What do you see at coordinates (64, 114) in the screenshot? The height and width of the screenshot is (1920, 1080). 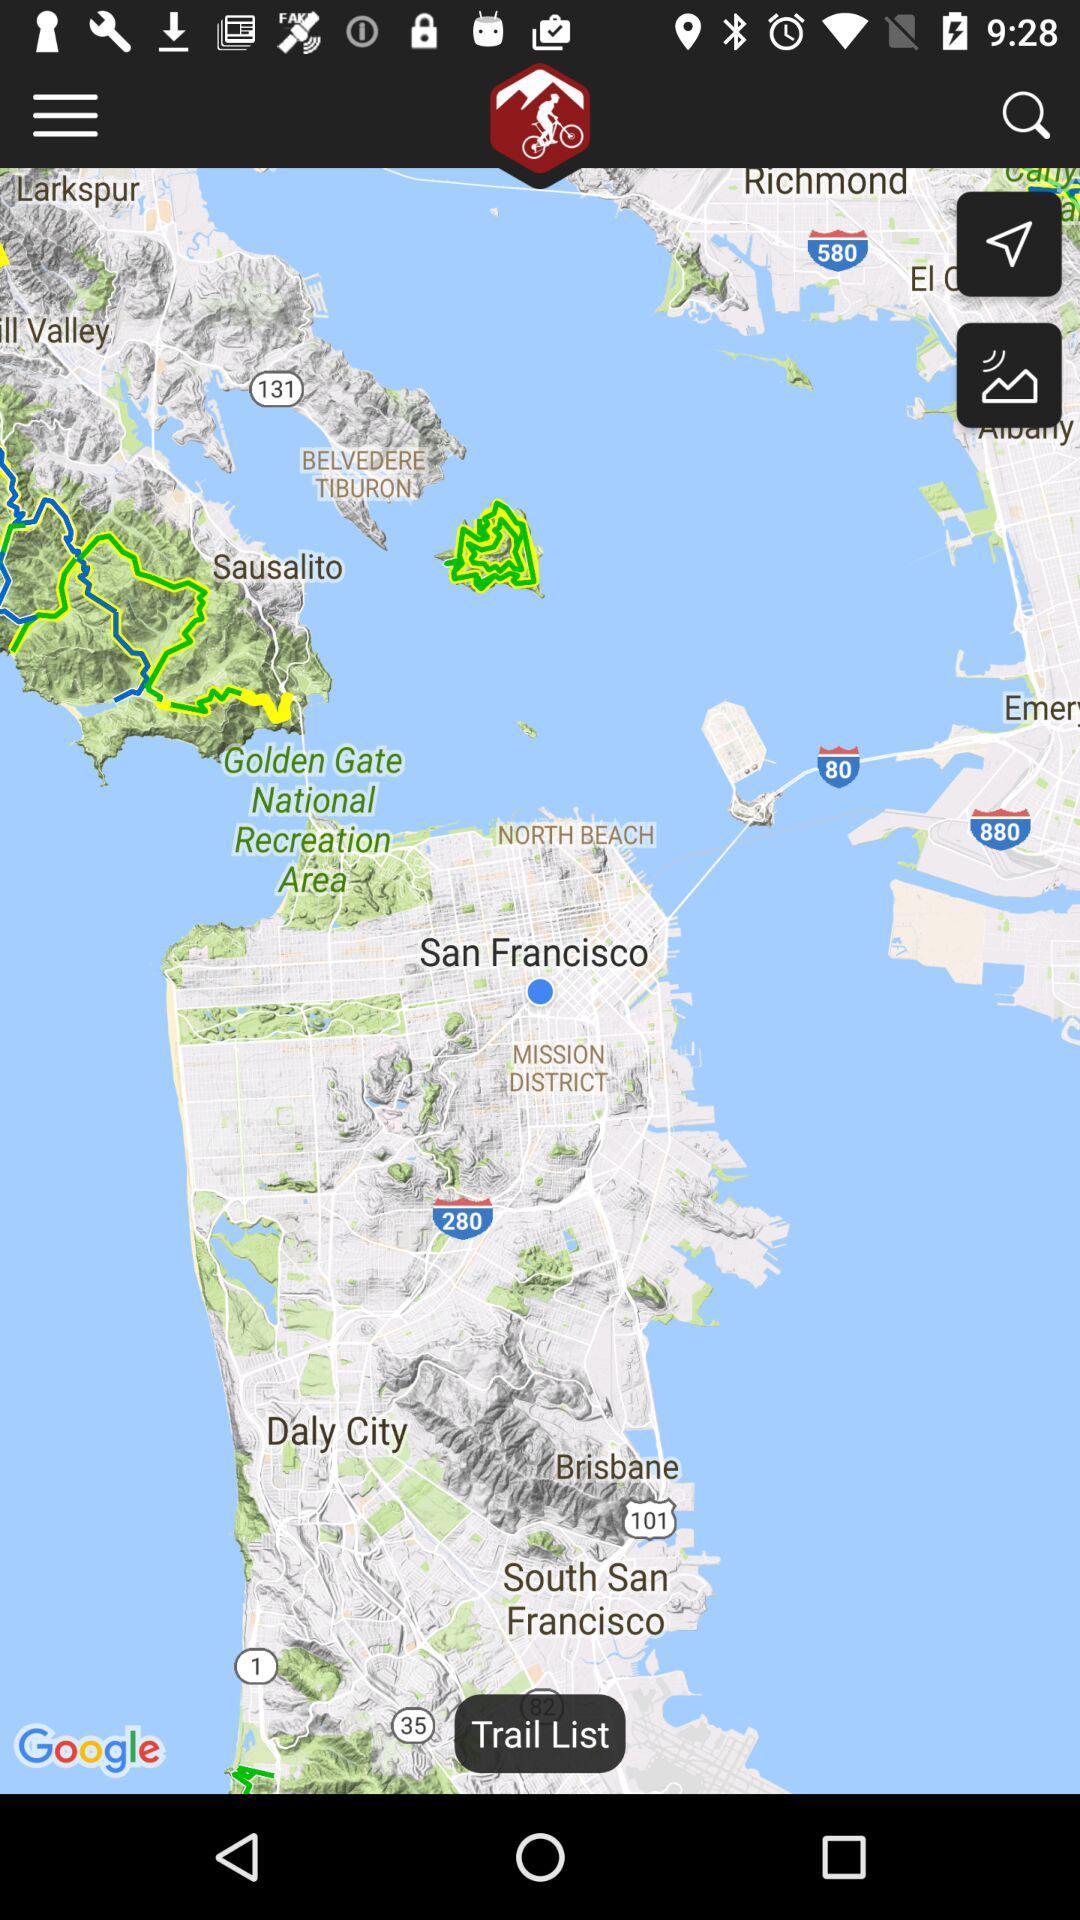 I see `show more data` at bounding box center [64, 114].